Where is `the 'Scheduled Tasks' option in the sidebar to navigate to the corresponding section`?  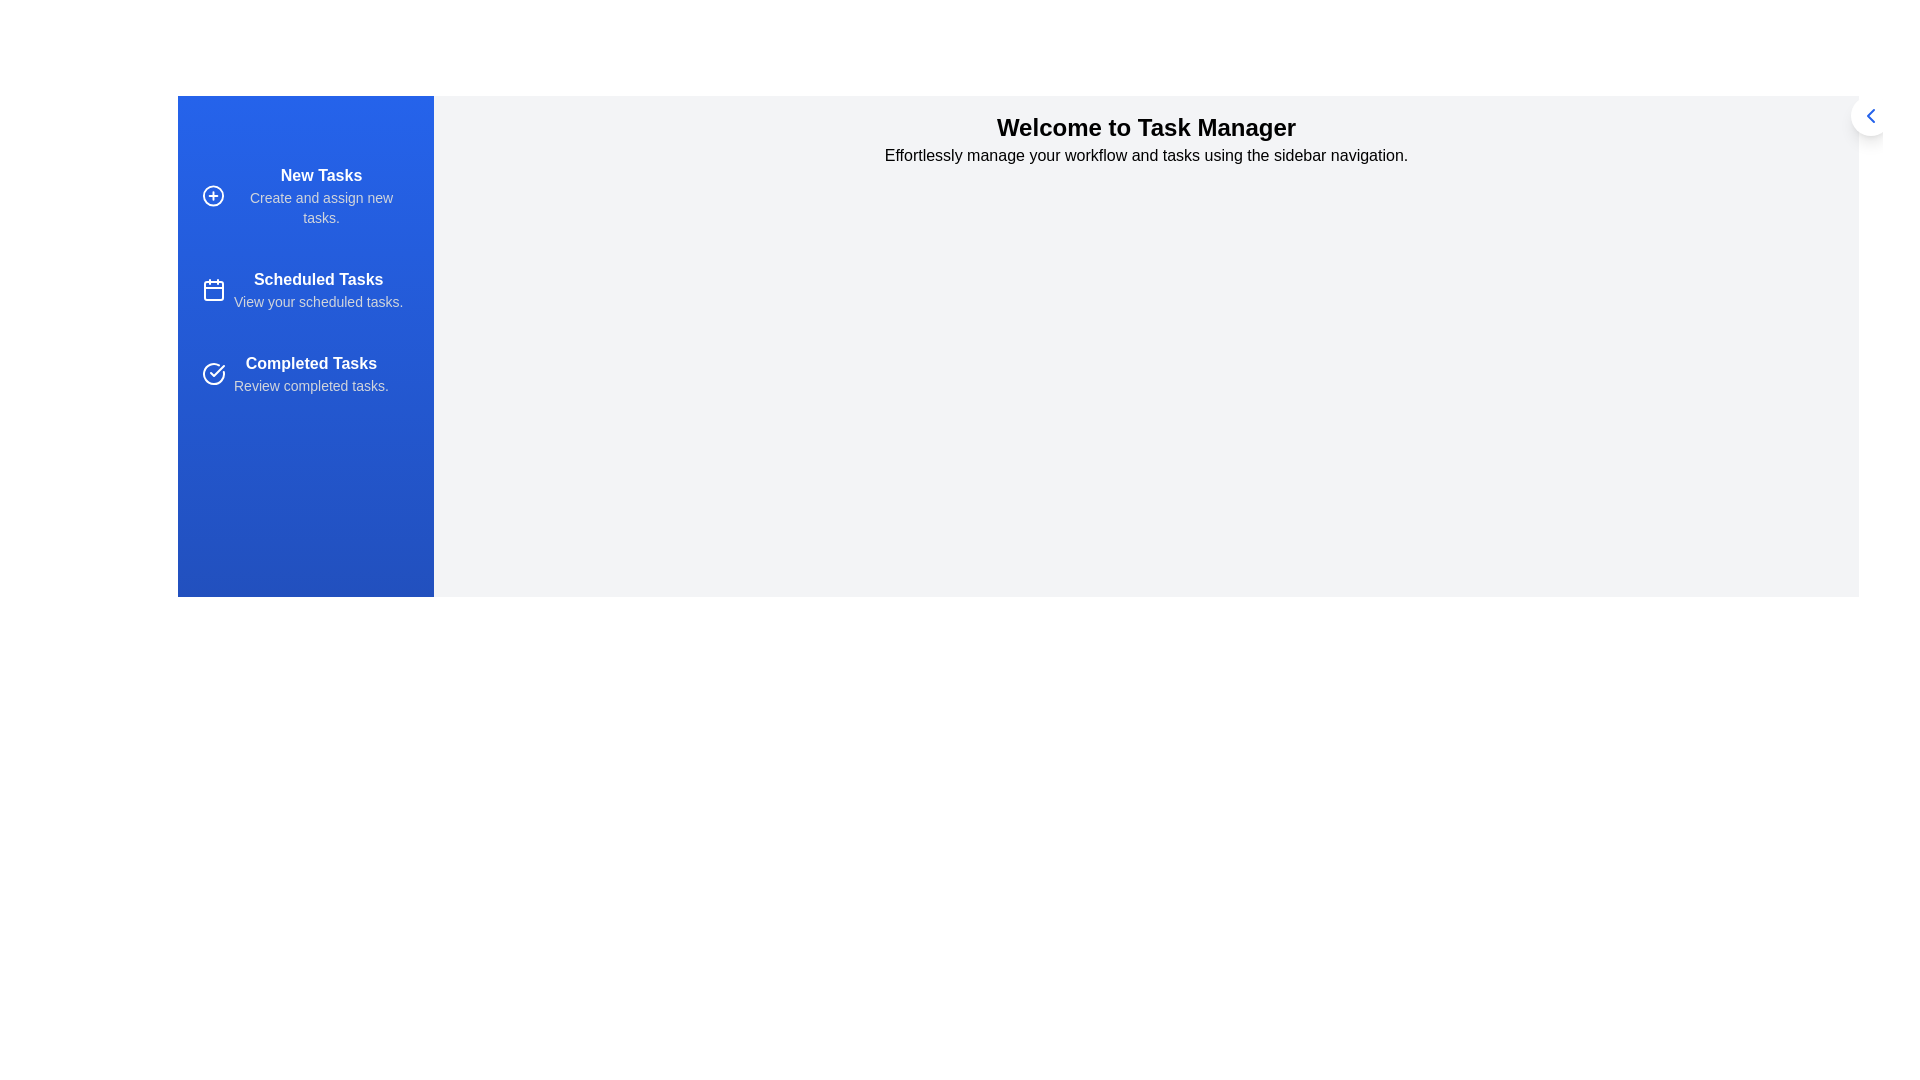 the 'Scheduled Tasks' option in the sidebar to navigate to the corresponding section is located at coordinates (305, 289).